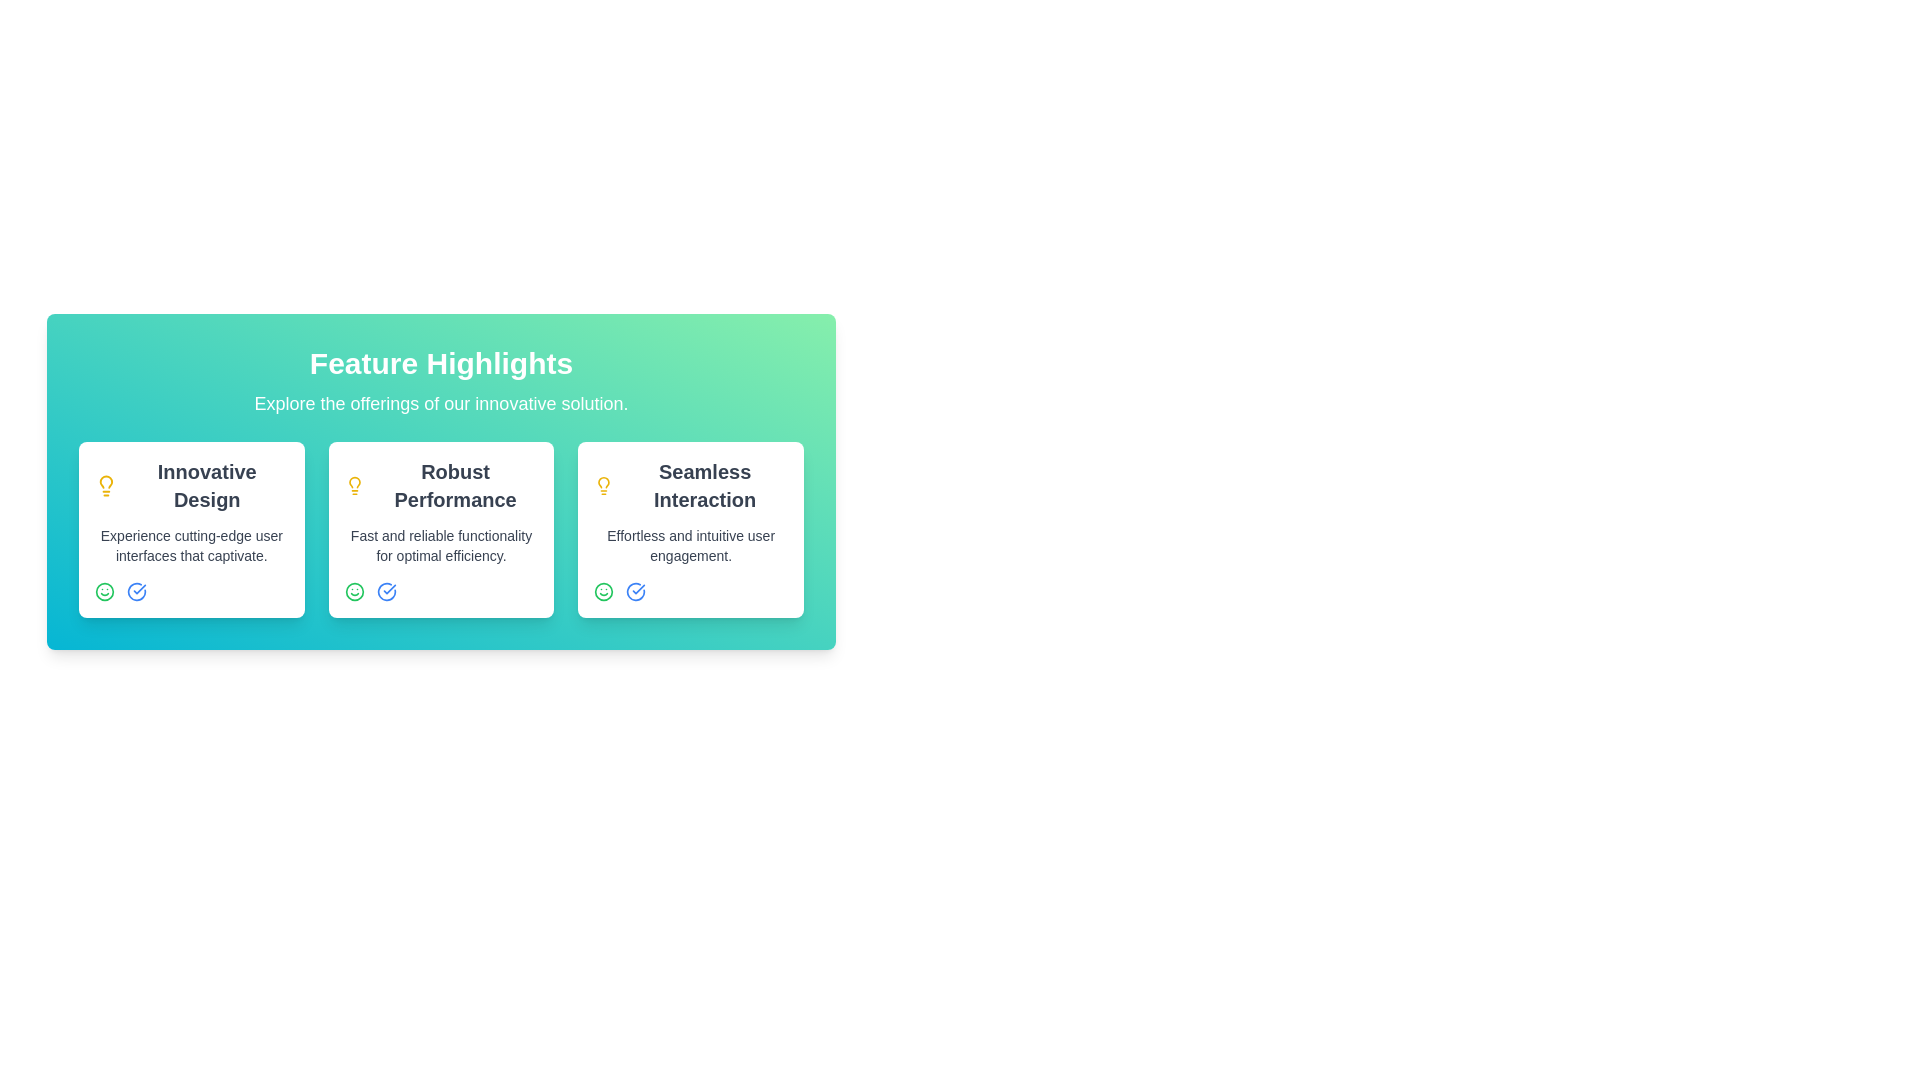 The width and height of the screenshot is (1920, 1080). I want to click on the text block containing the phrase 'Fast and reliable functionality for optimal efficiency' located beneath the heading 'Robust Performance' in the middle card of three horizontally aligned cards, so click(440, 546).